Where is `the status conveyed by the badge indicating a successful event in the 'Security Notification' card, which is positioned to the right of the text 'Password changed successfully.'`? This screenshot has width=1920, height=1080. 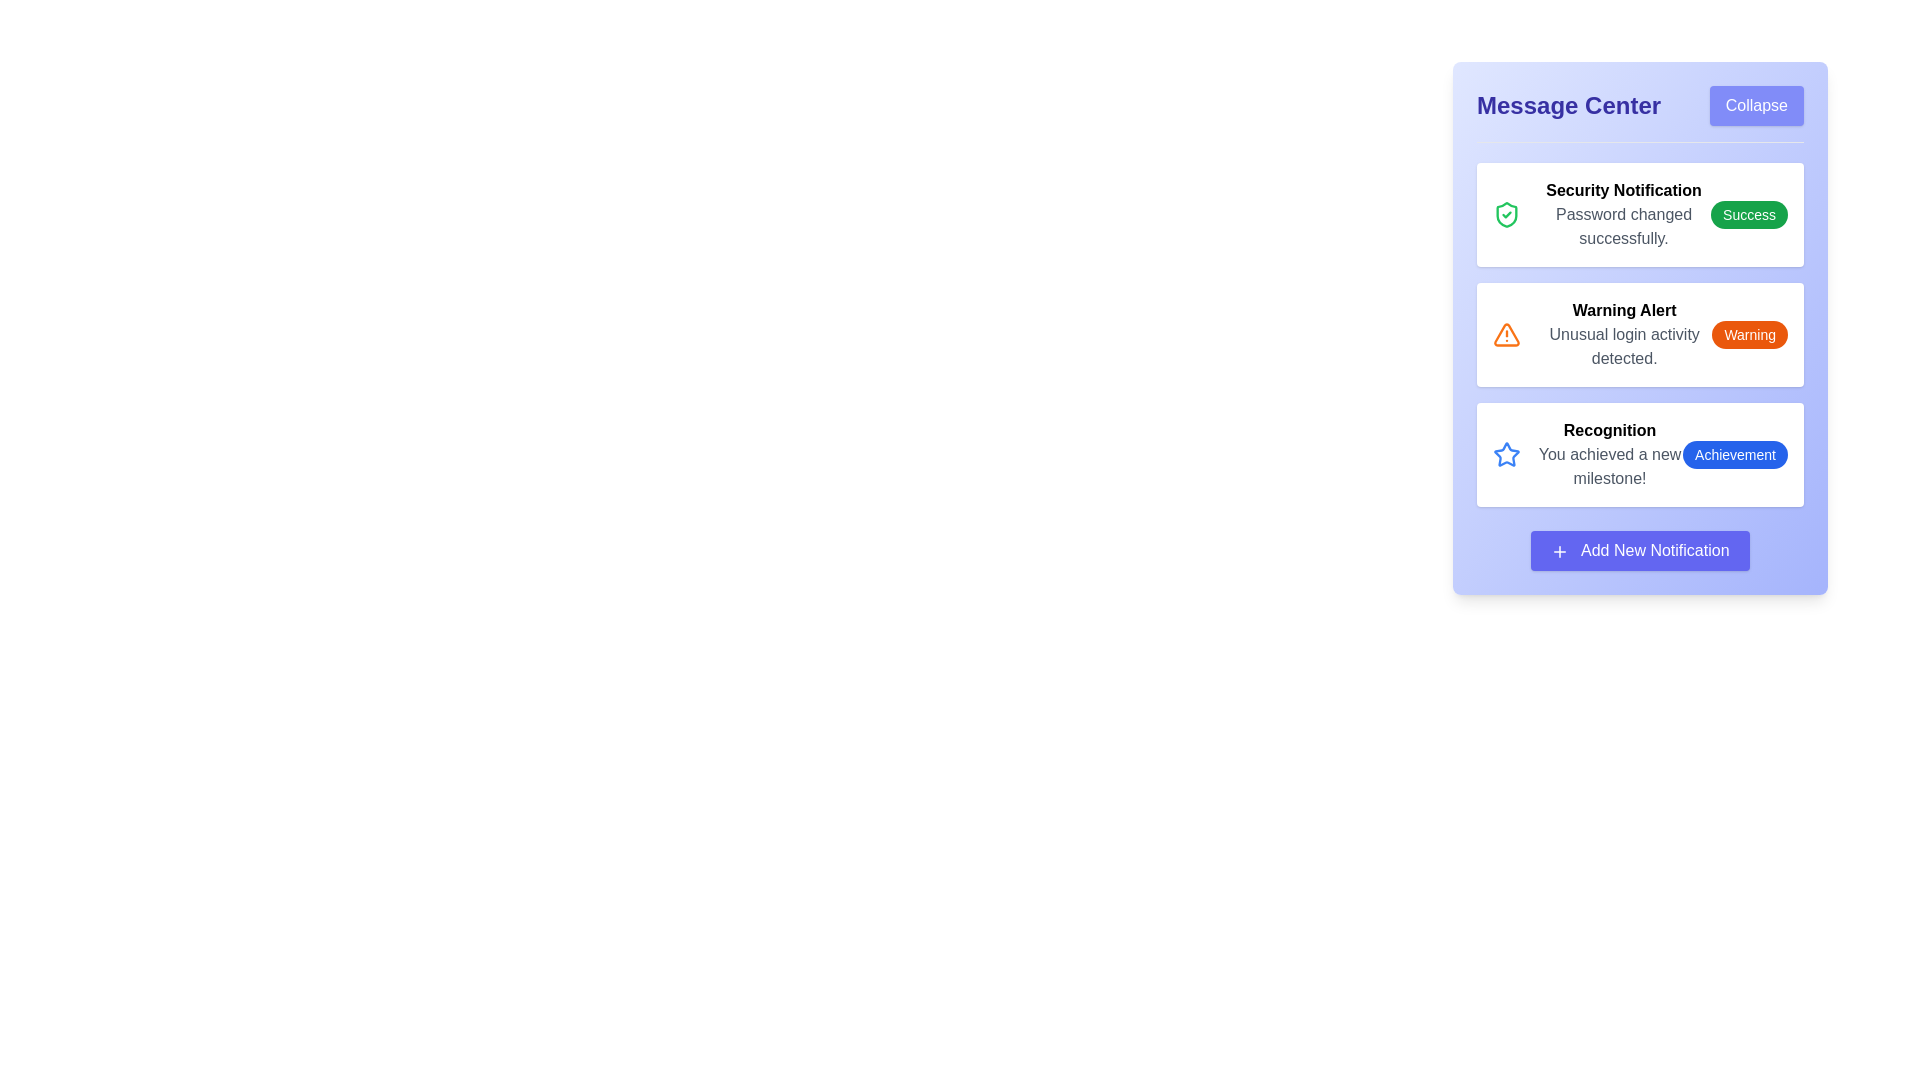 the status conveyed by the badge indicating a successful event in the 'Security Notification' card, which is positioned to the right of the text 'Password changed successfully.' is located at coordinates (1748, 215).